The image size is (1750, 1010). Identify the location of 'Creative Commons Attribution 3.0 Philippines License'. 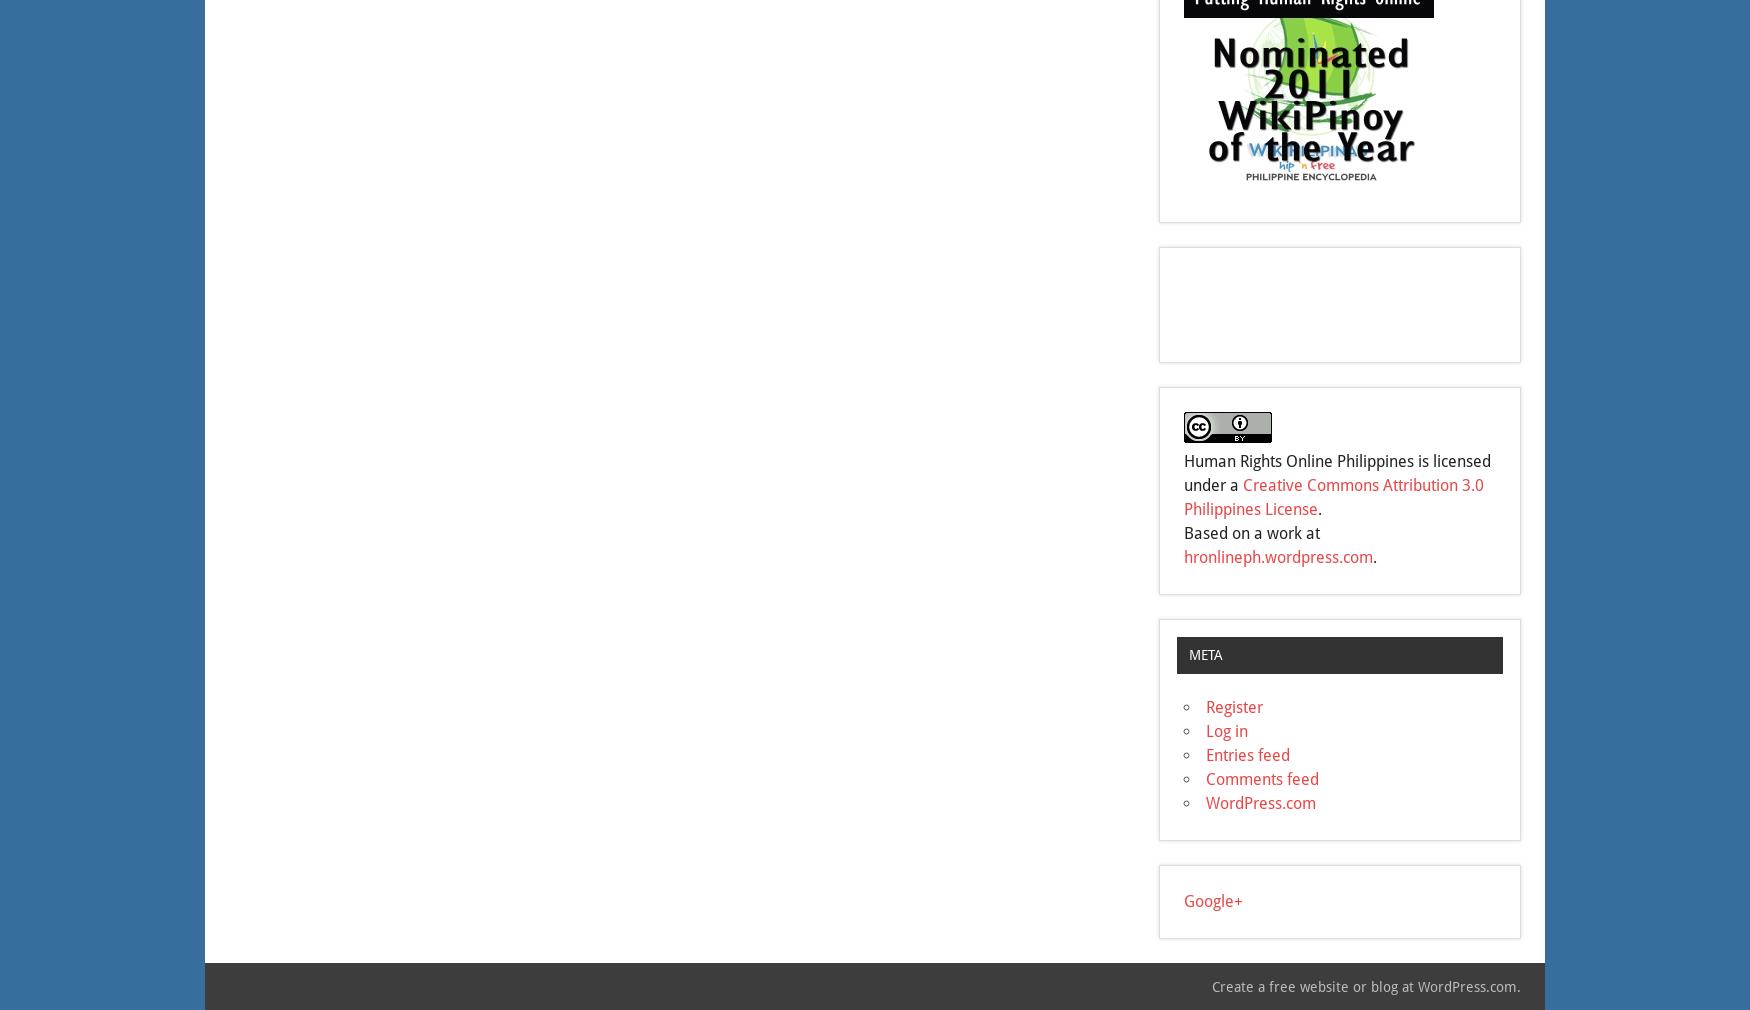
(1334, 497).